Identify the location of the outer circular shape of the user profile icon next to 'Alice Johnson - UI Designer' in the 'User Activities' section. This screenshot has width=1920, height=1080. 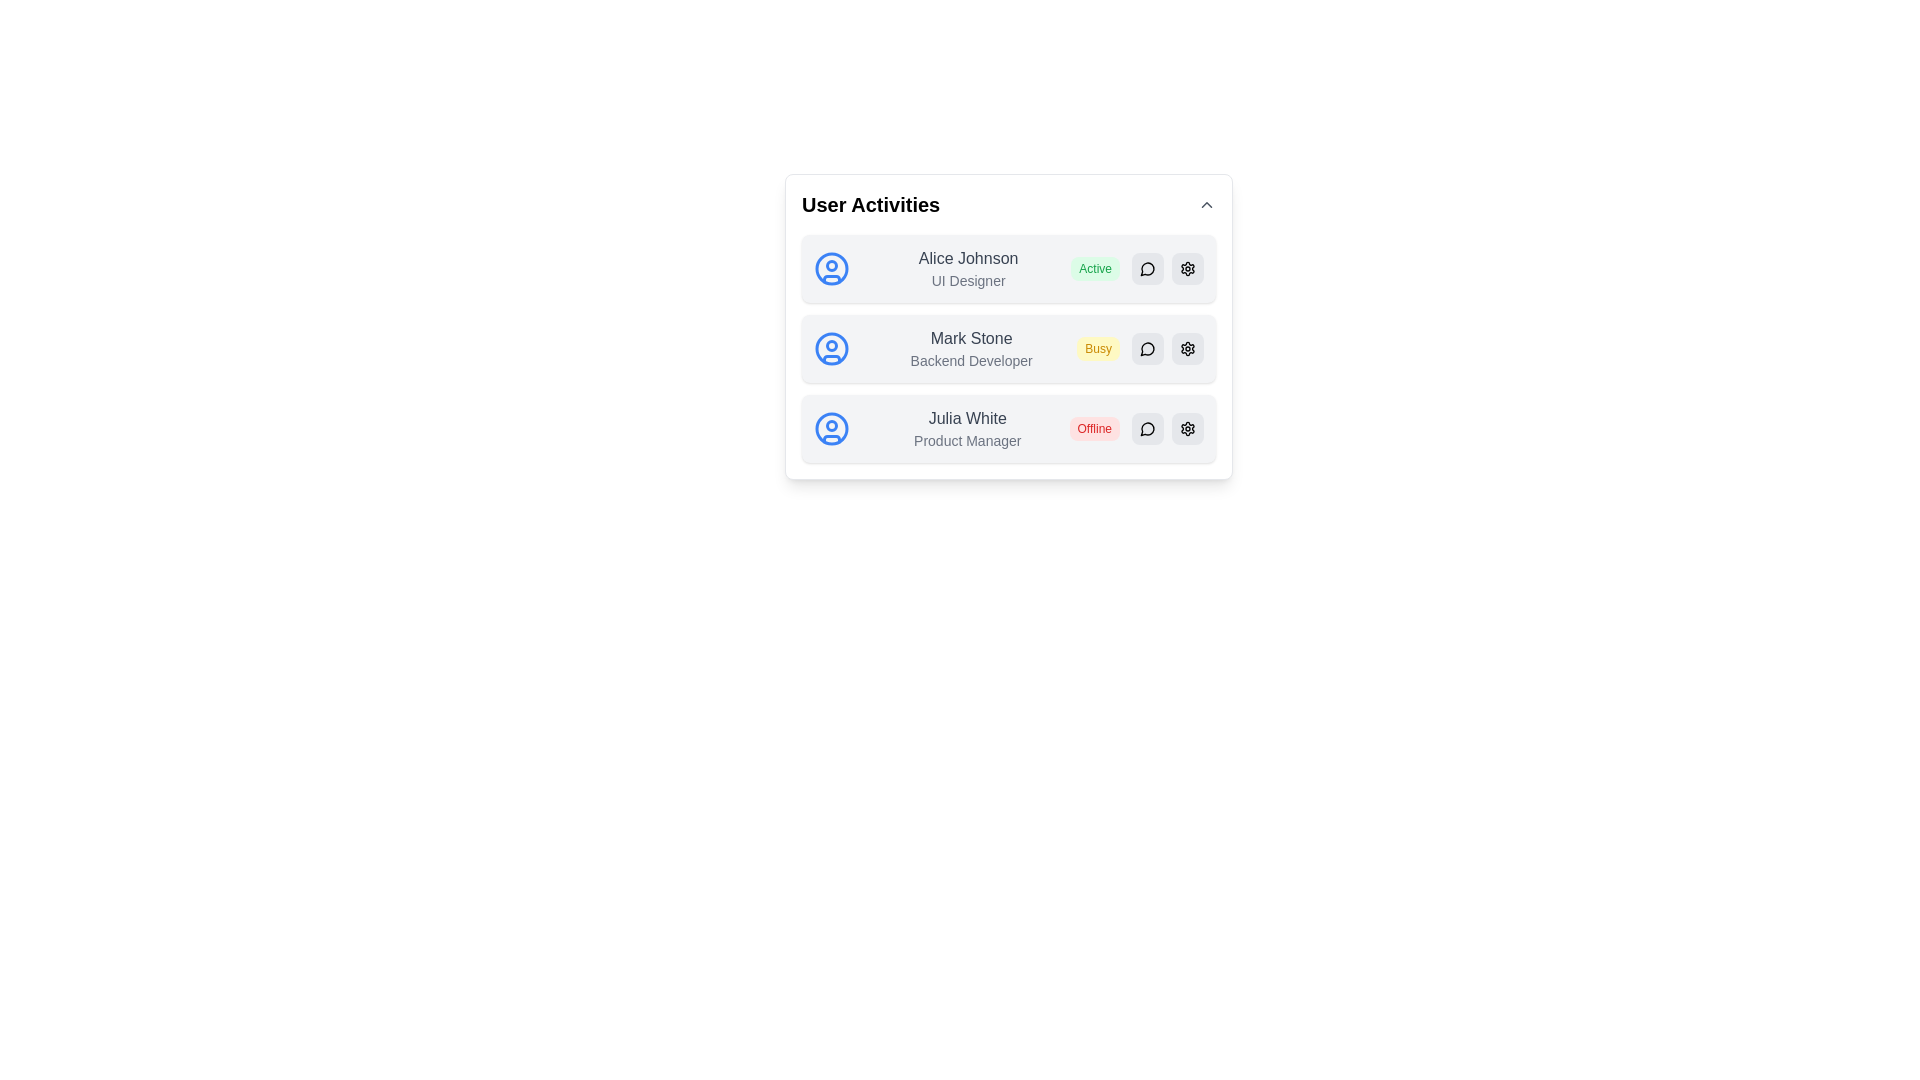
(831, 268).